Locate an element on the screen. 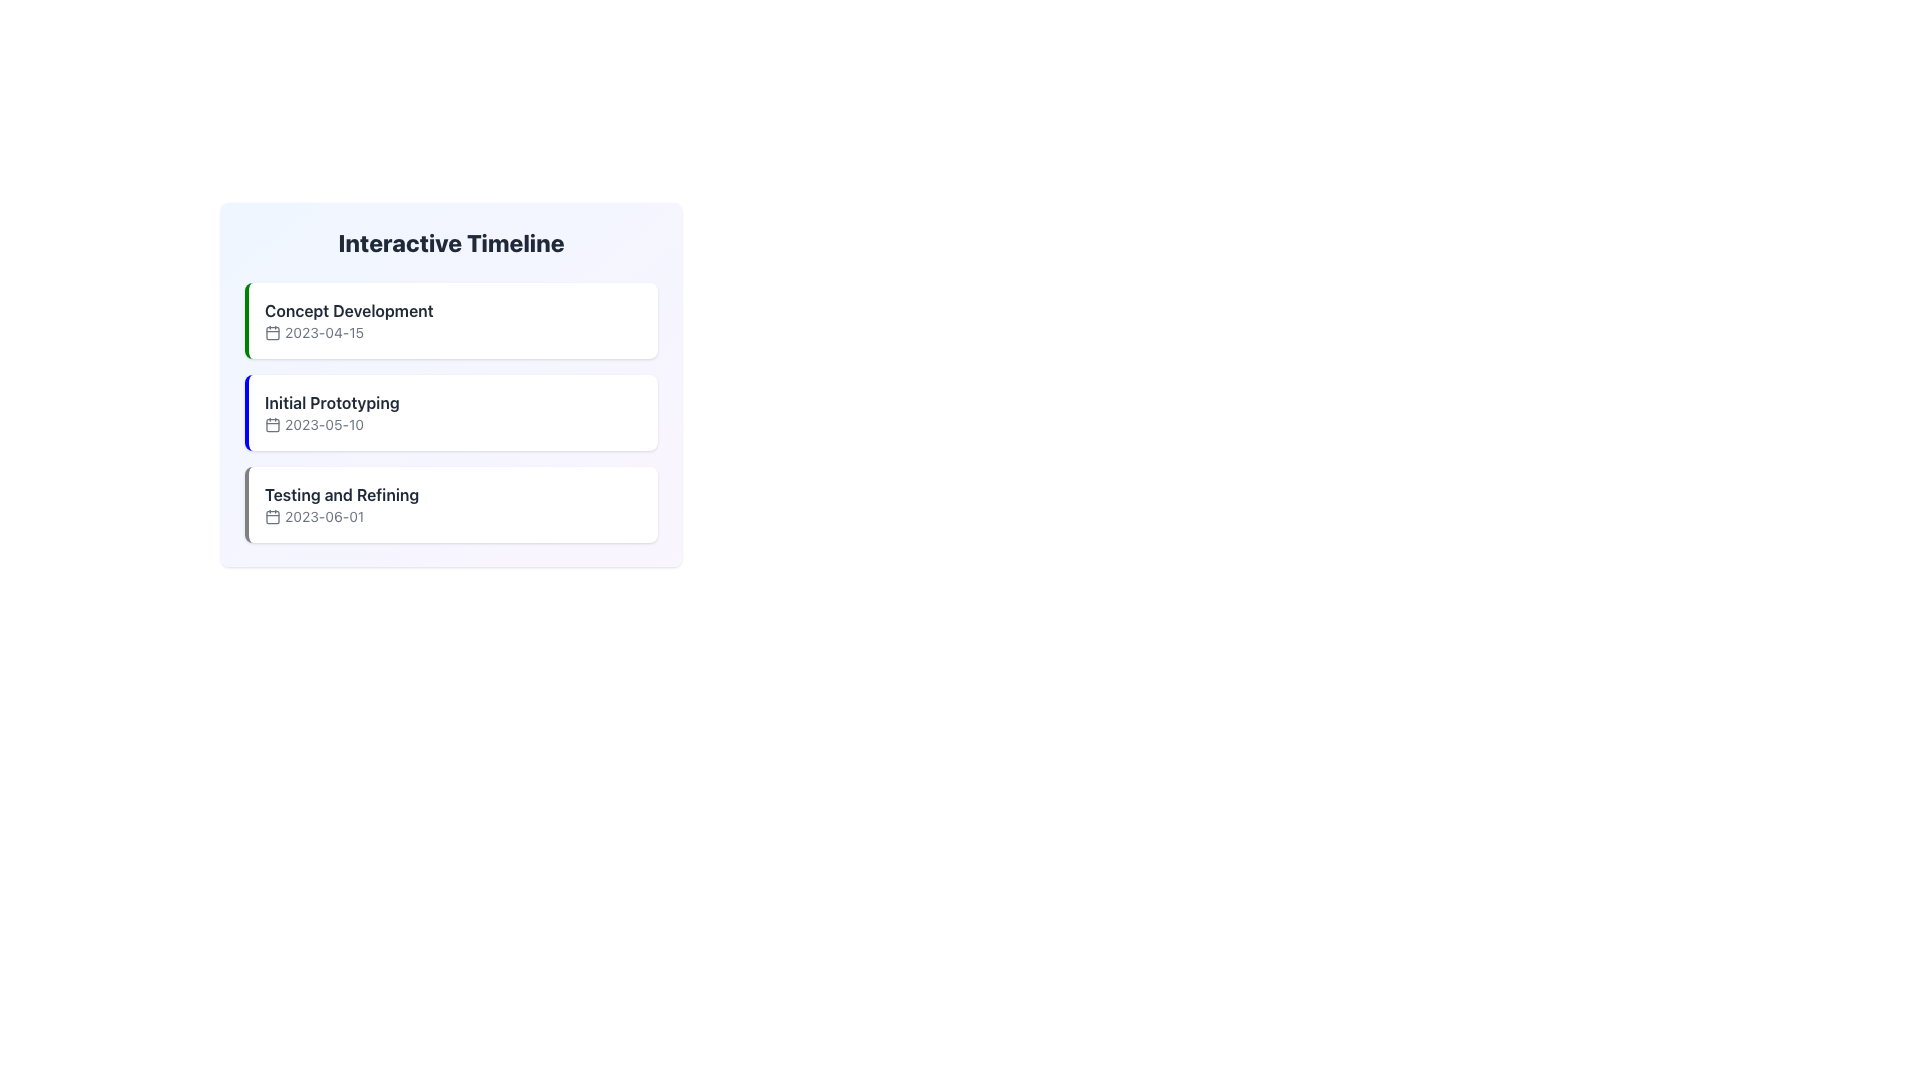  the Text Display with Icon that provides information about 'Concept Development' dated '2023-04-15' in the 'Interactive Timeline' panel is located at coordinates (349, 319).